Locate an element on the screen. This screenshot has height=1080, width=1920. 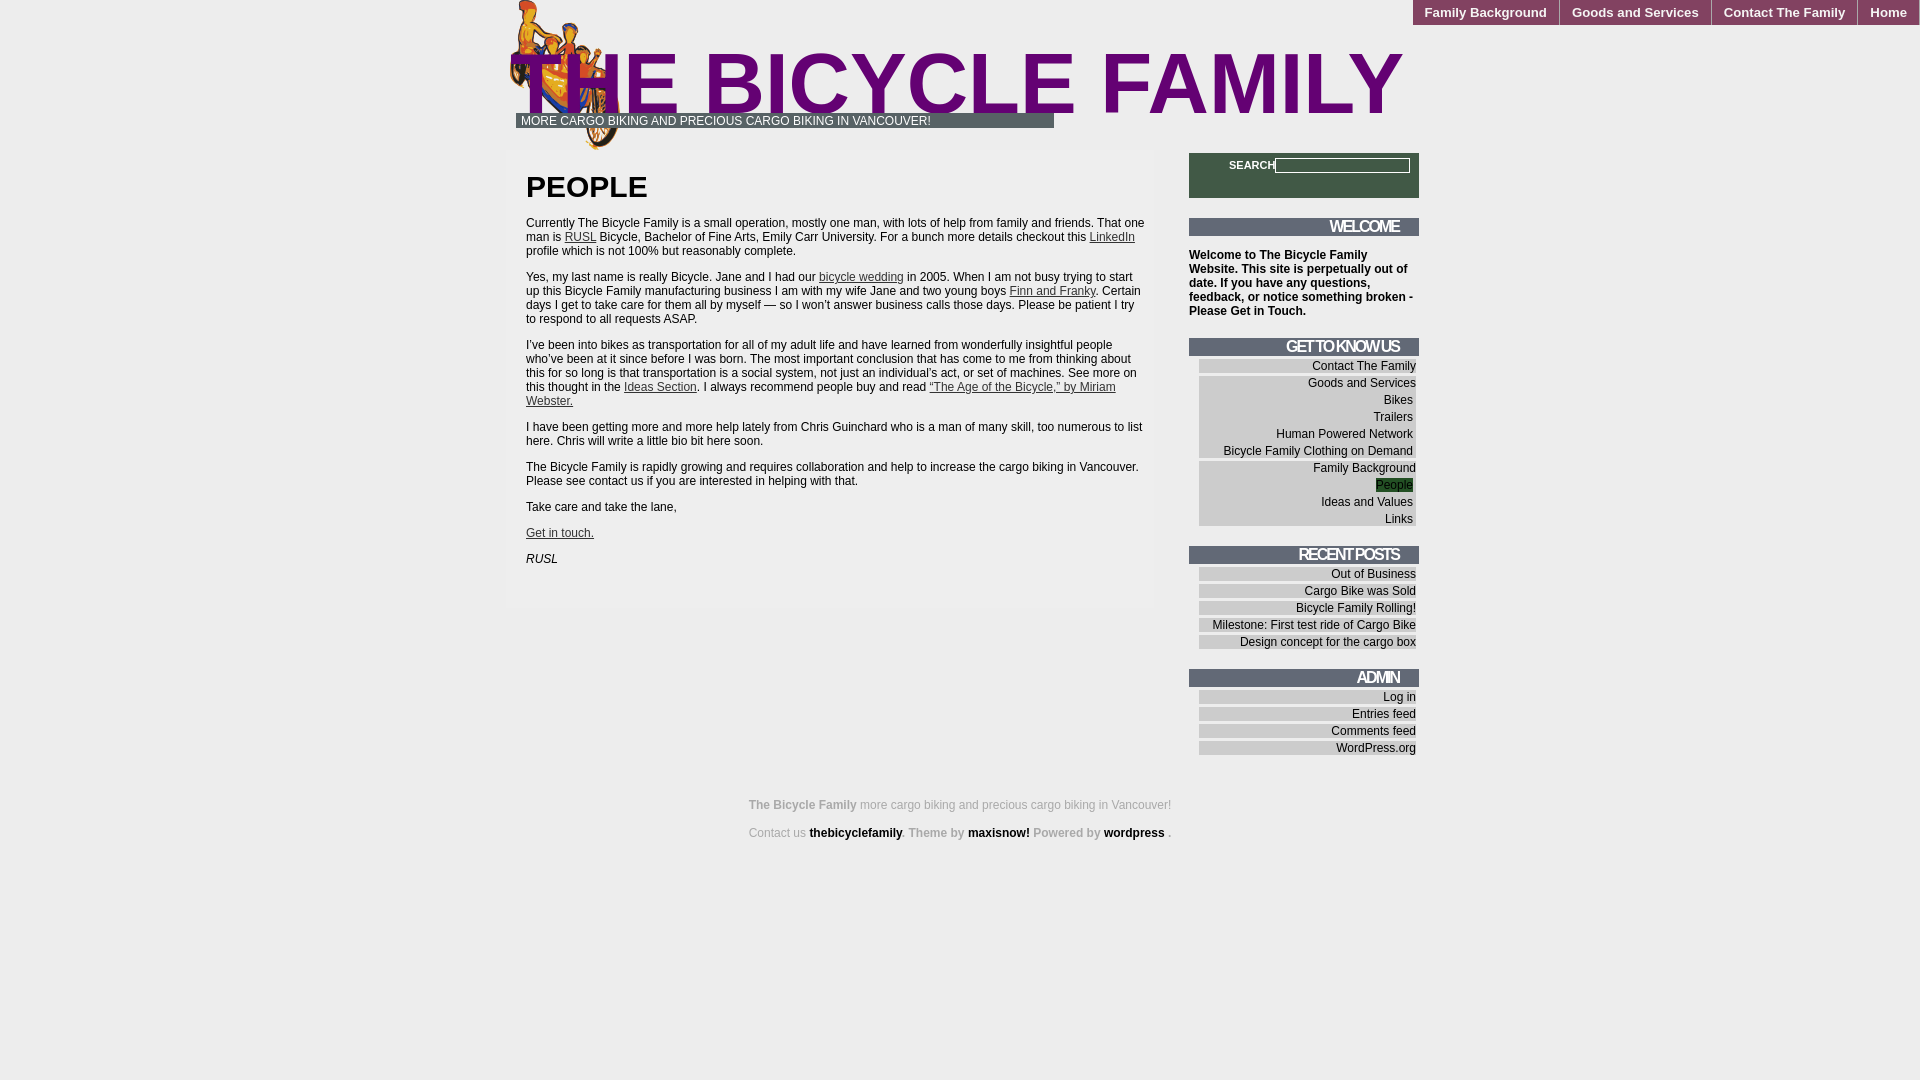
'Bicycle Family Rolling!' is located at coordinates (1356, 607).